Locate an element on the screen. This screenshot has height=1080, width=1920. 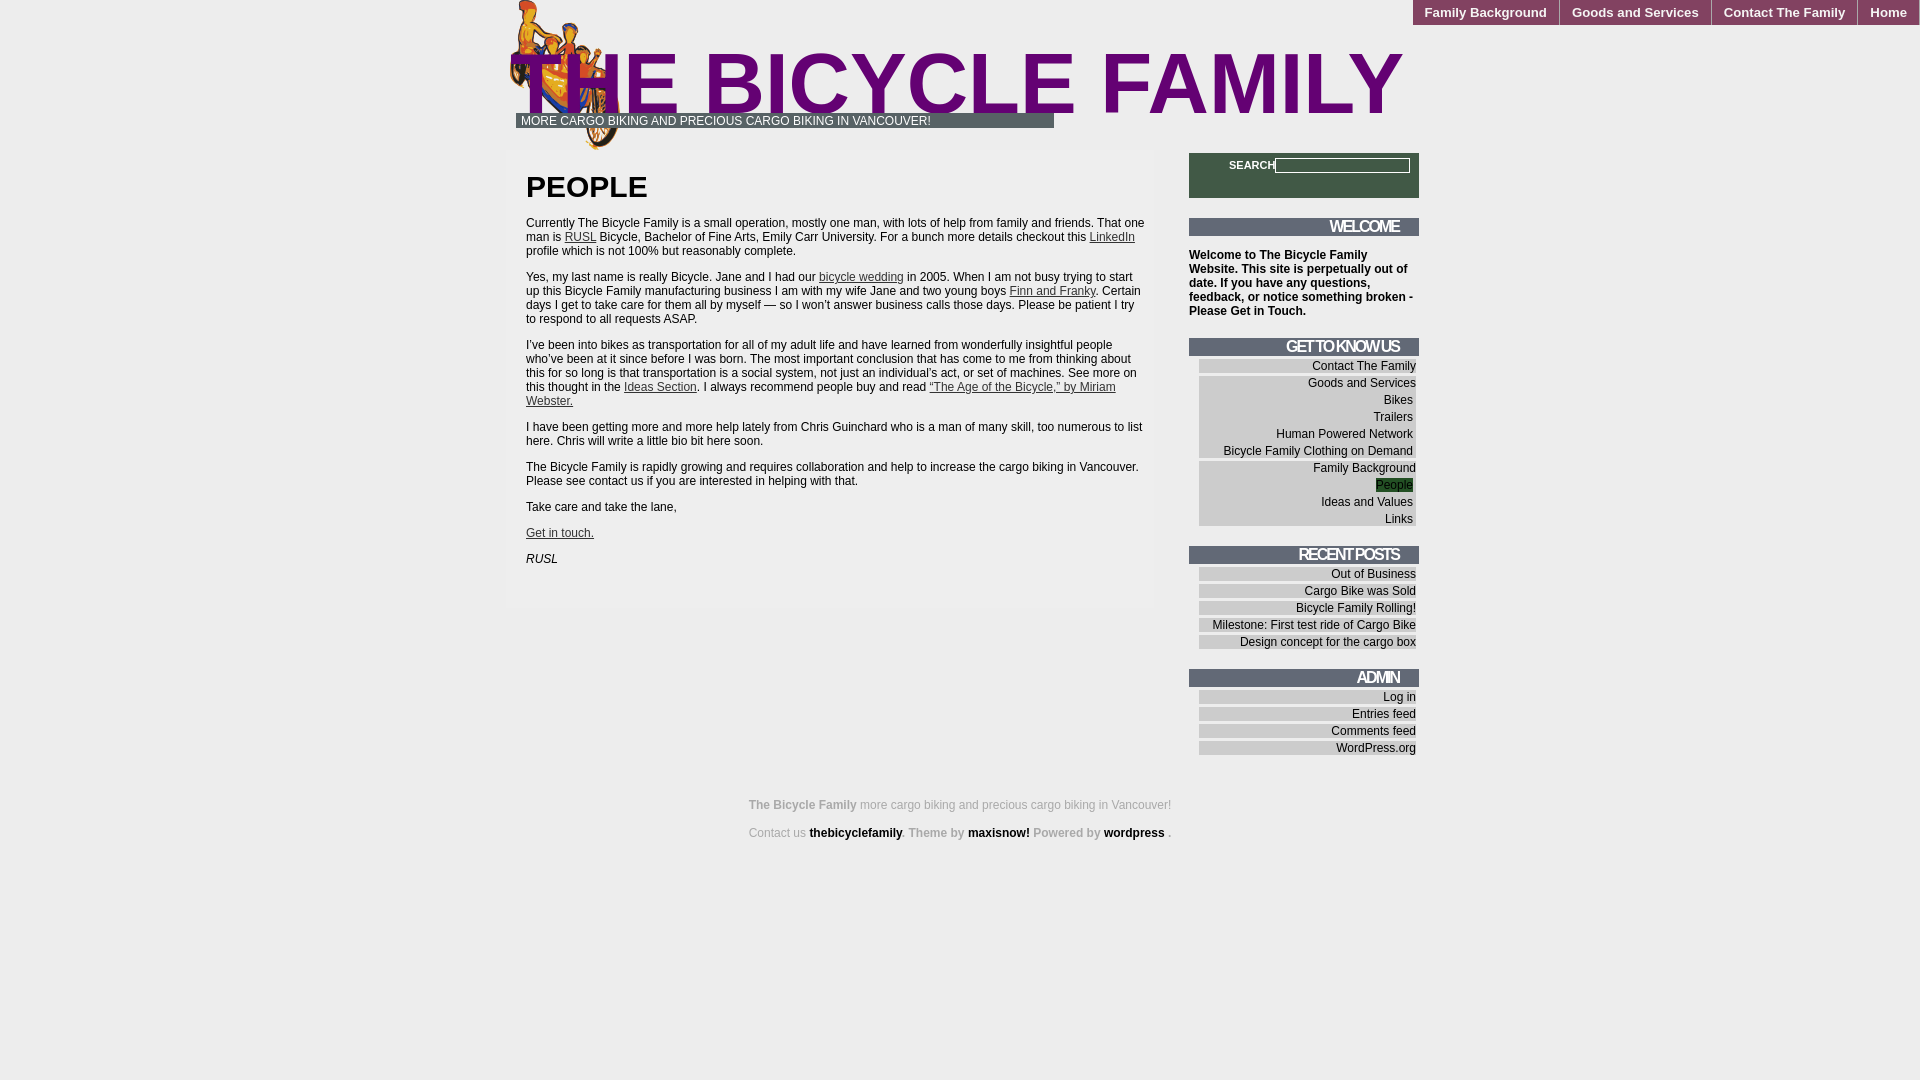
'Bicycle Family Rolling!' is located at coordinates (1356, 607).